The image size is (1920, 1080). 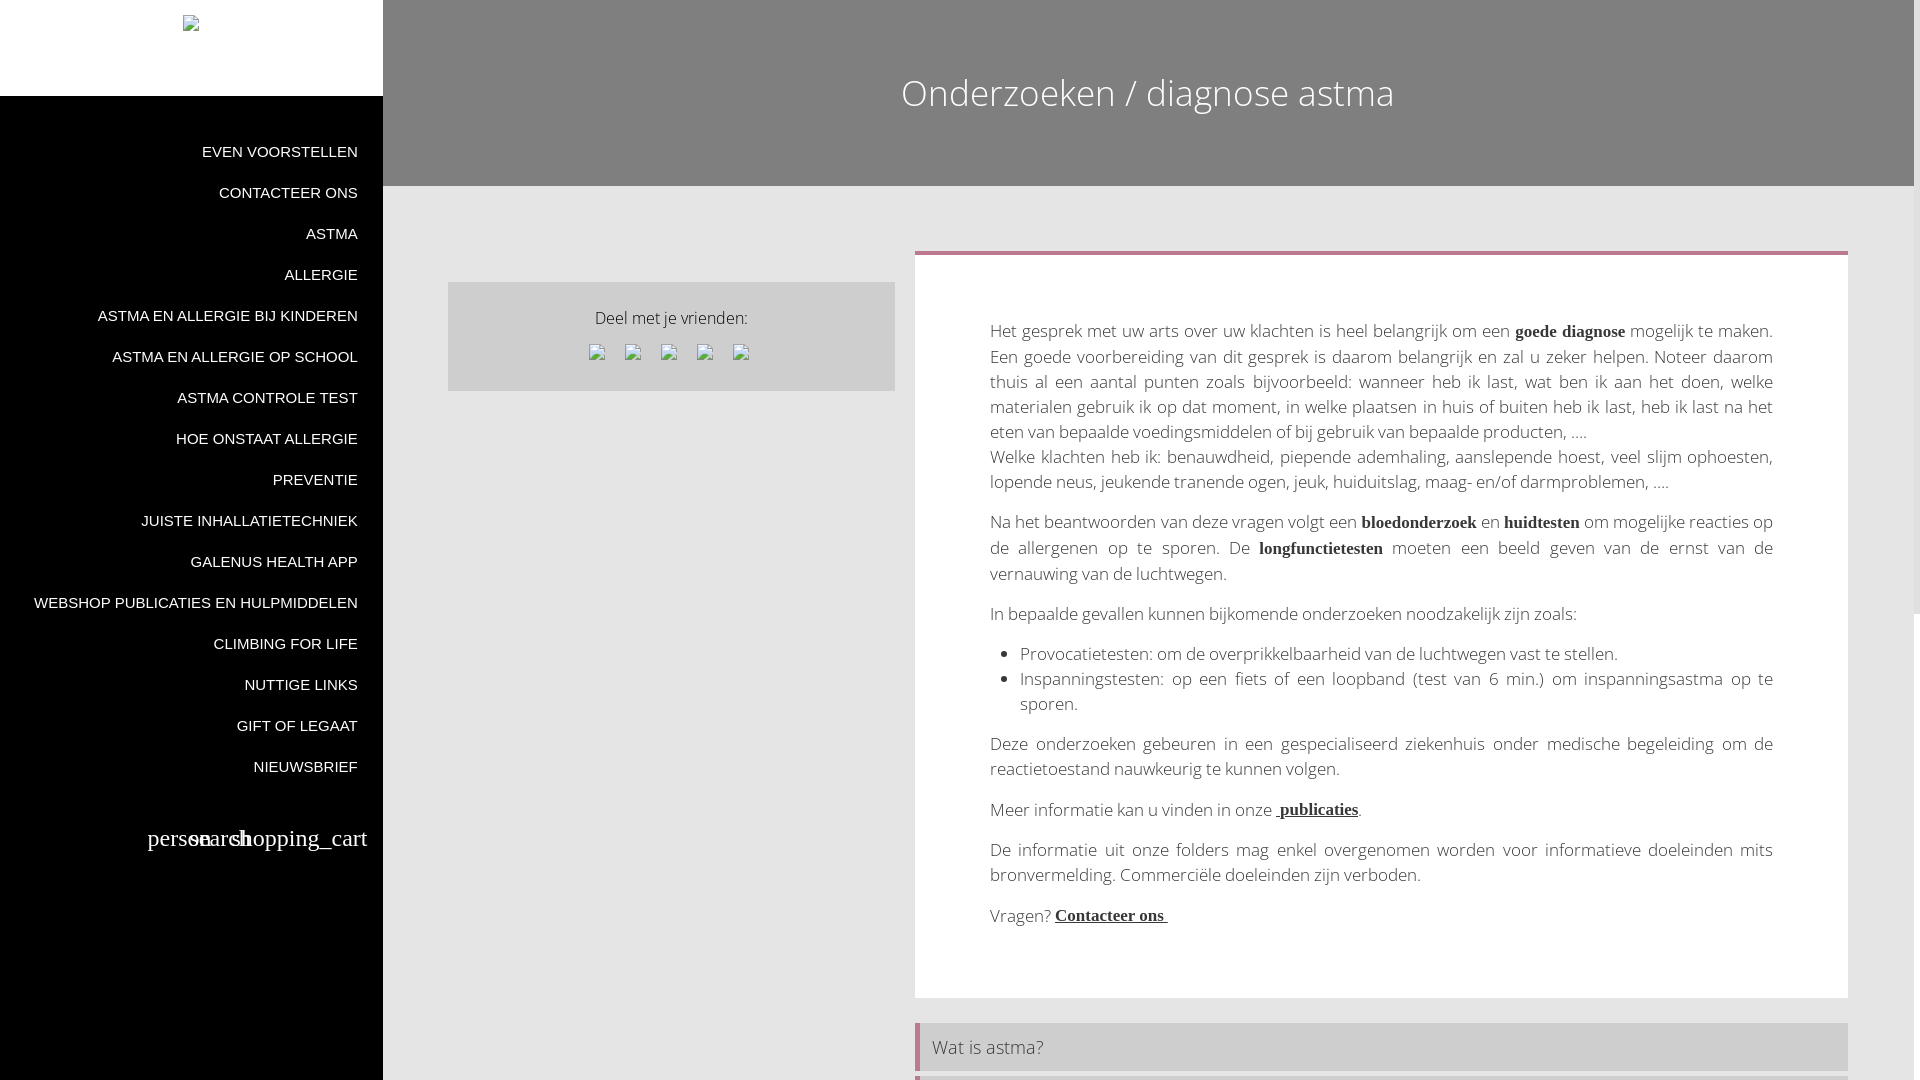 I want to click on 'ASTMA', so click(x=191, y=232).